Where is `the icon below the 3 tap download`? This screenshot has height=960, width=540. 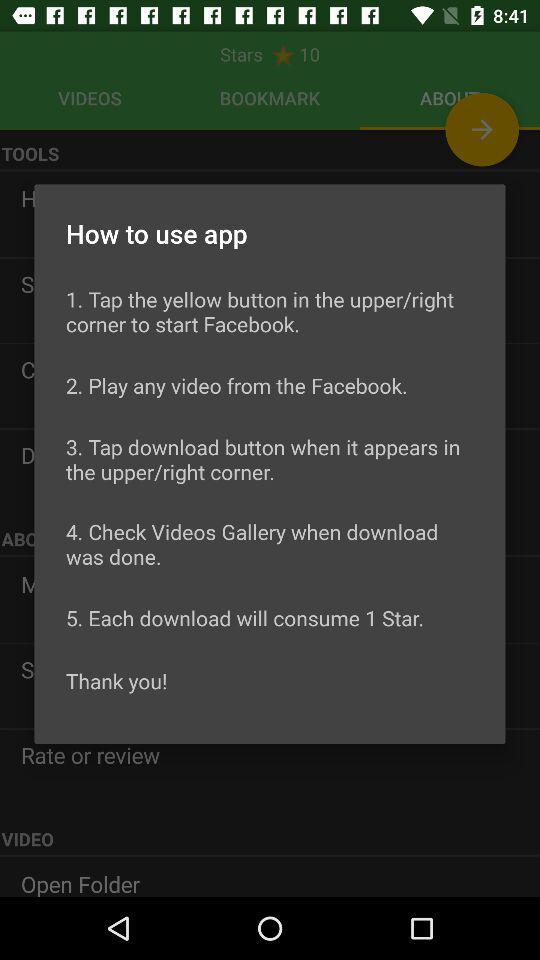
the icon below the 3 tap download is located at coordinates (270, 544).